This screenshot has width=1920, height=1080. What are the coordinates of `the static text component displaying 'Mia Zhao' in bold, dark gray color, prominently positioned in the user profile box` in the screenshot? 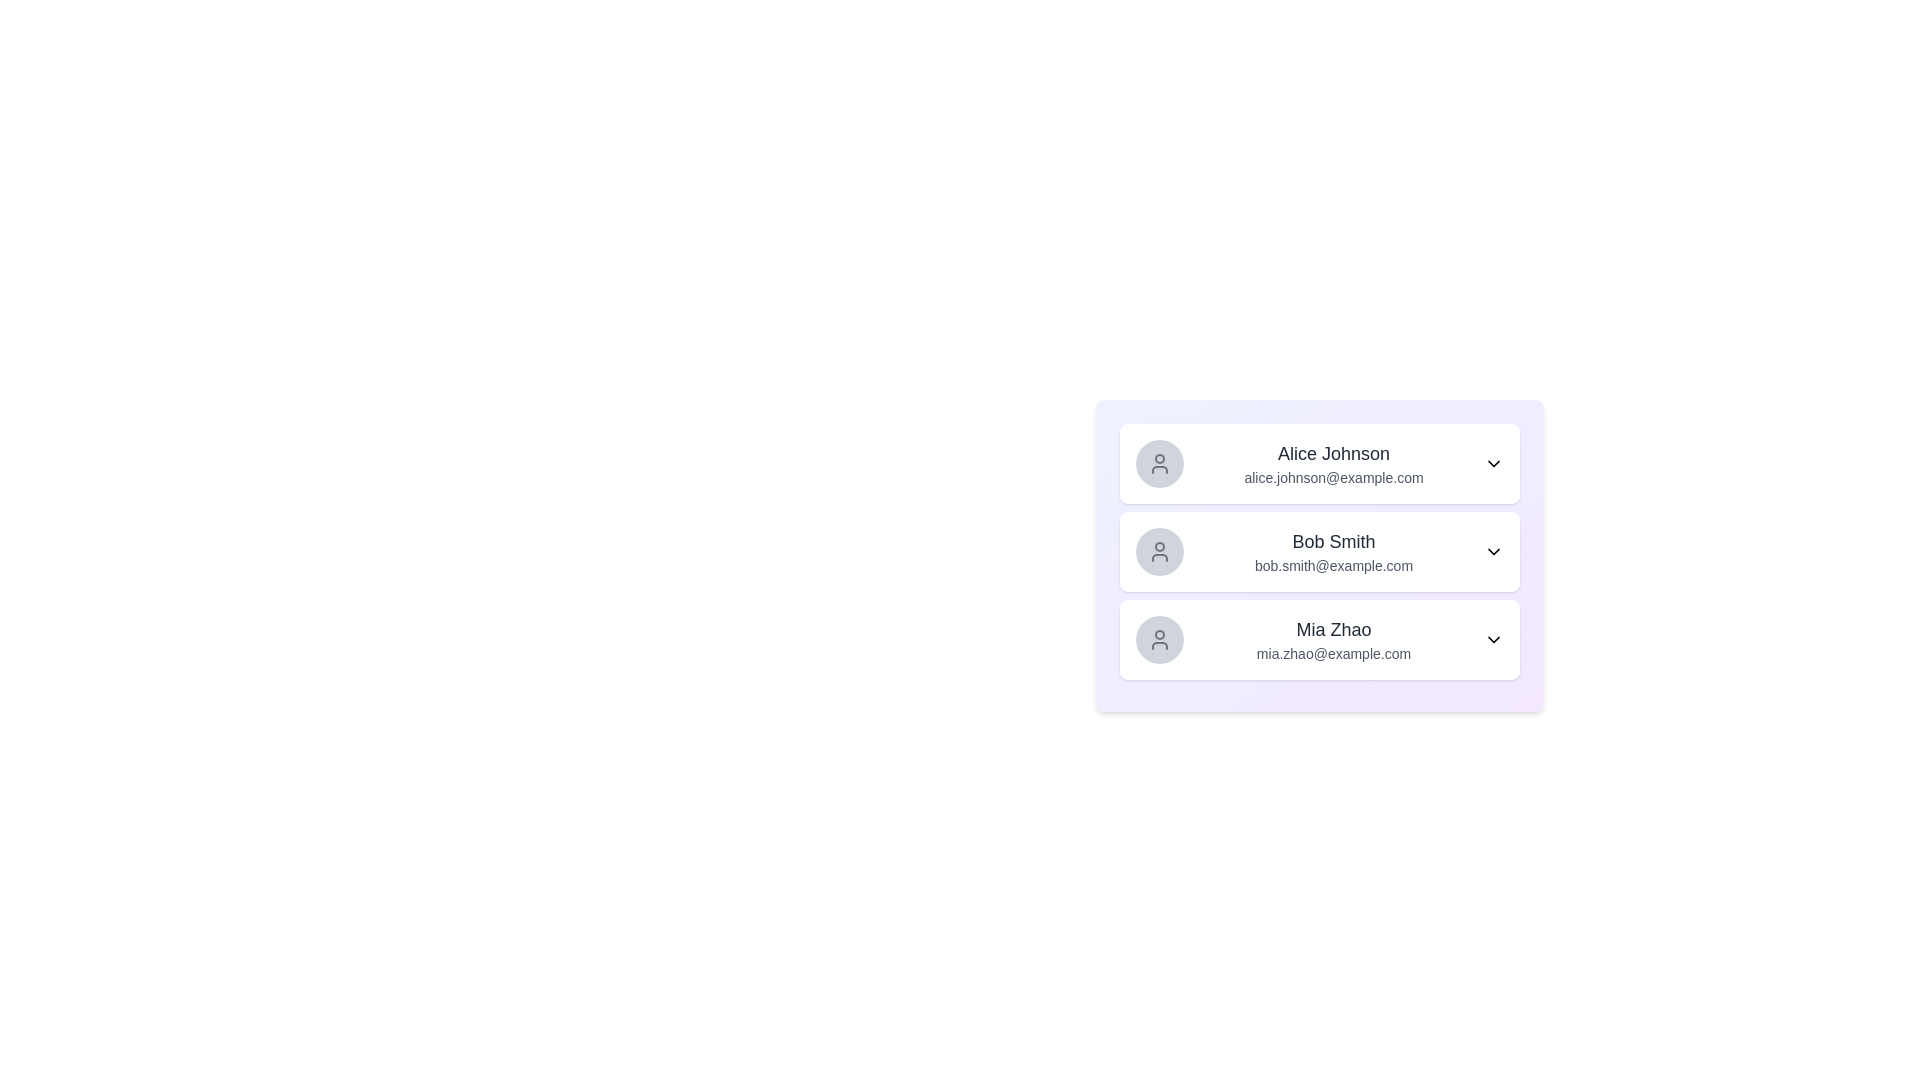 It's located at (1334, 628).